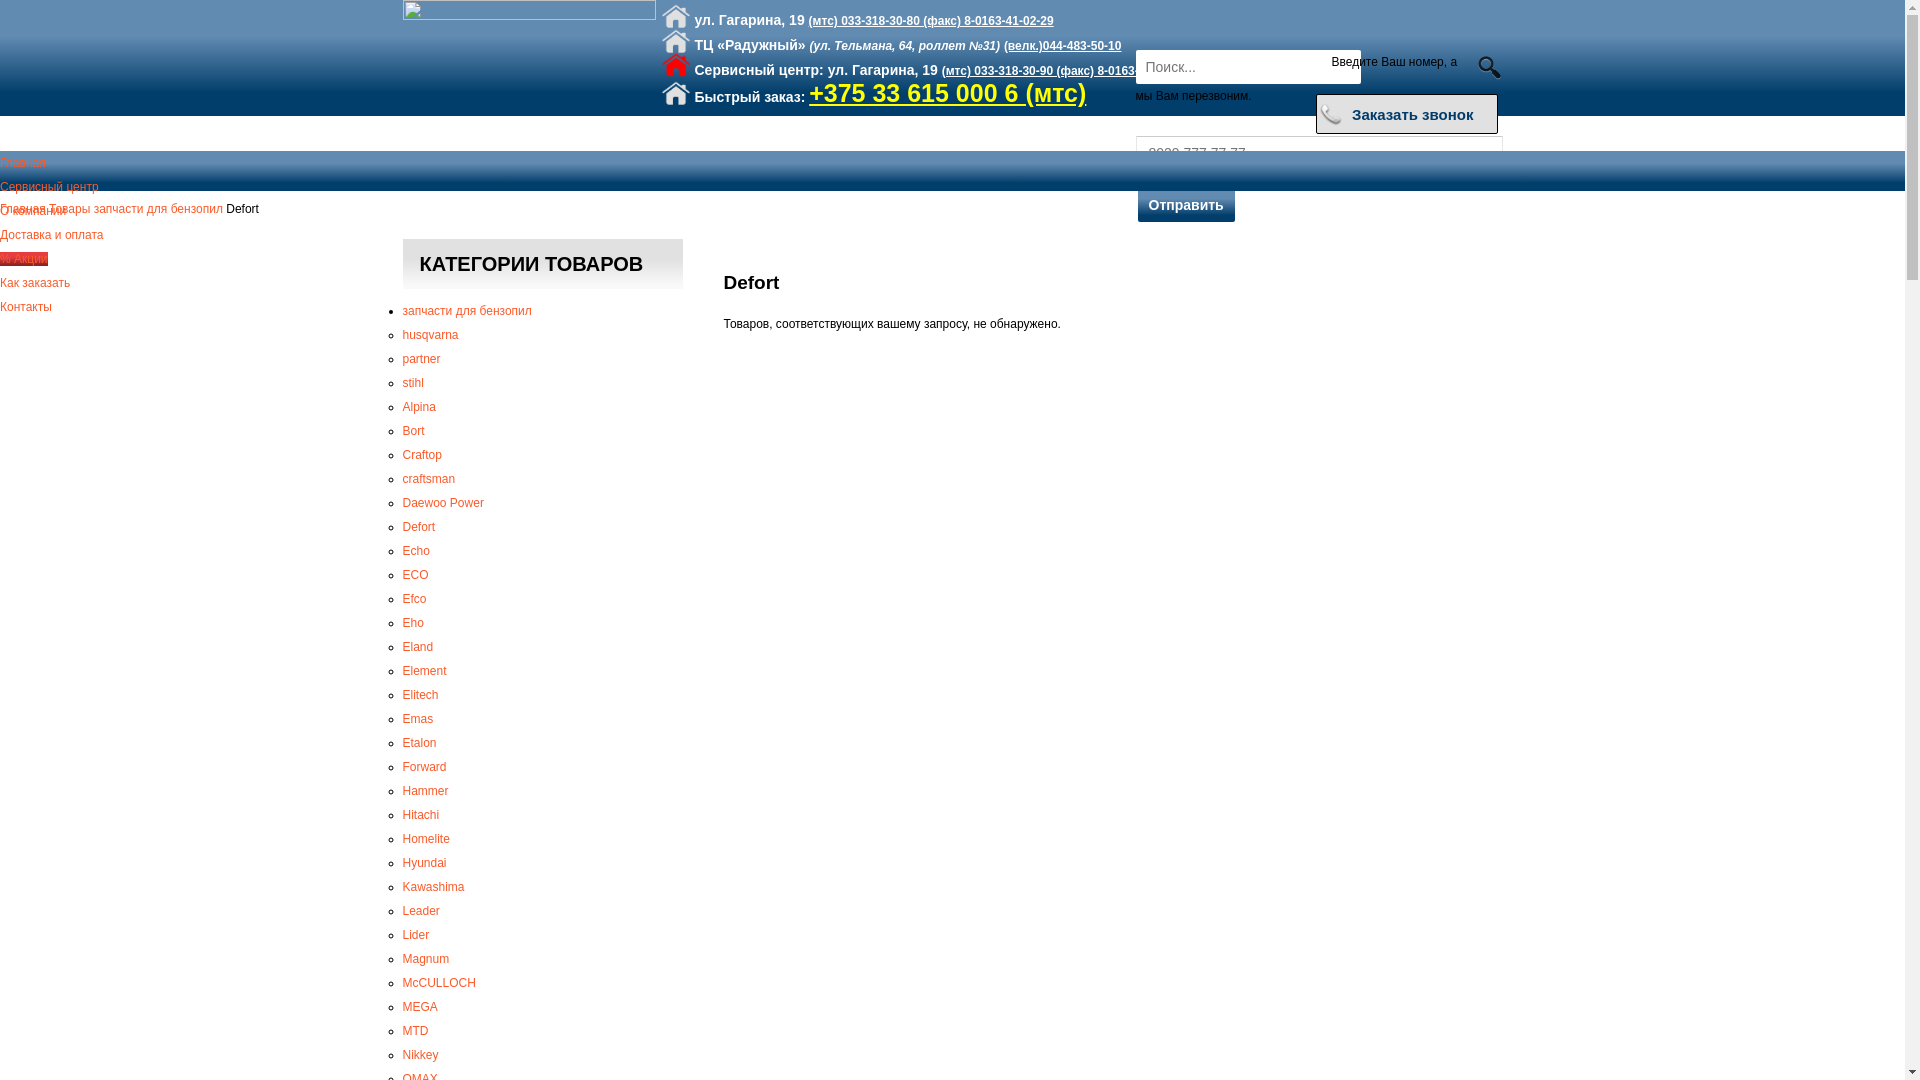  I want to click on 'Forward', so click(422, 766).